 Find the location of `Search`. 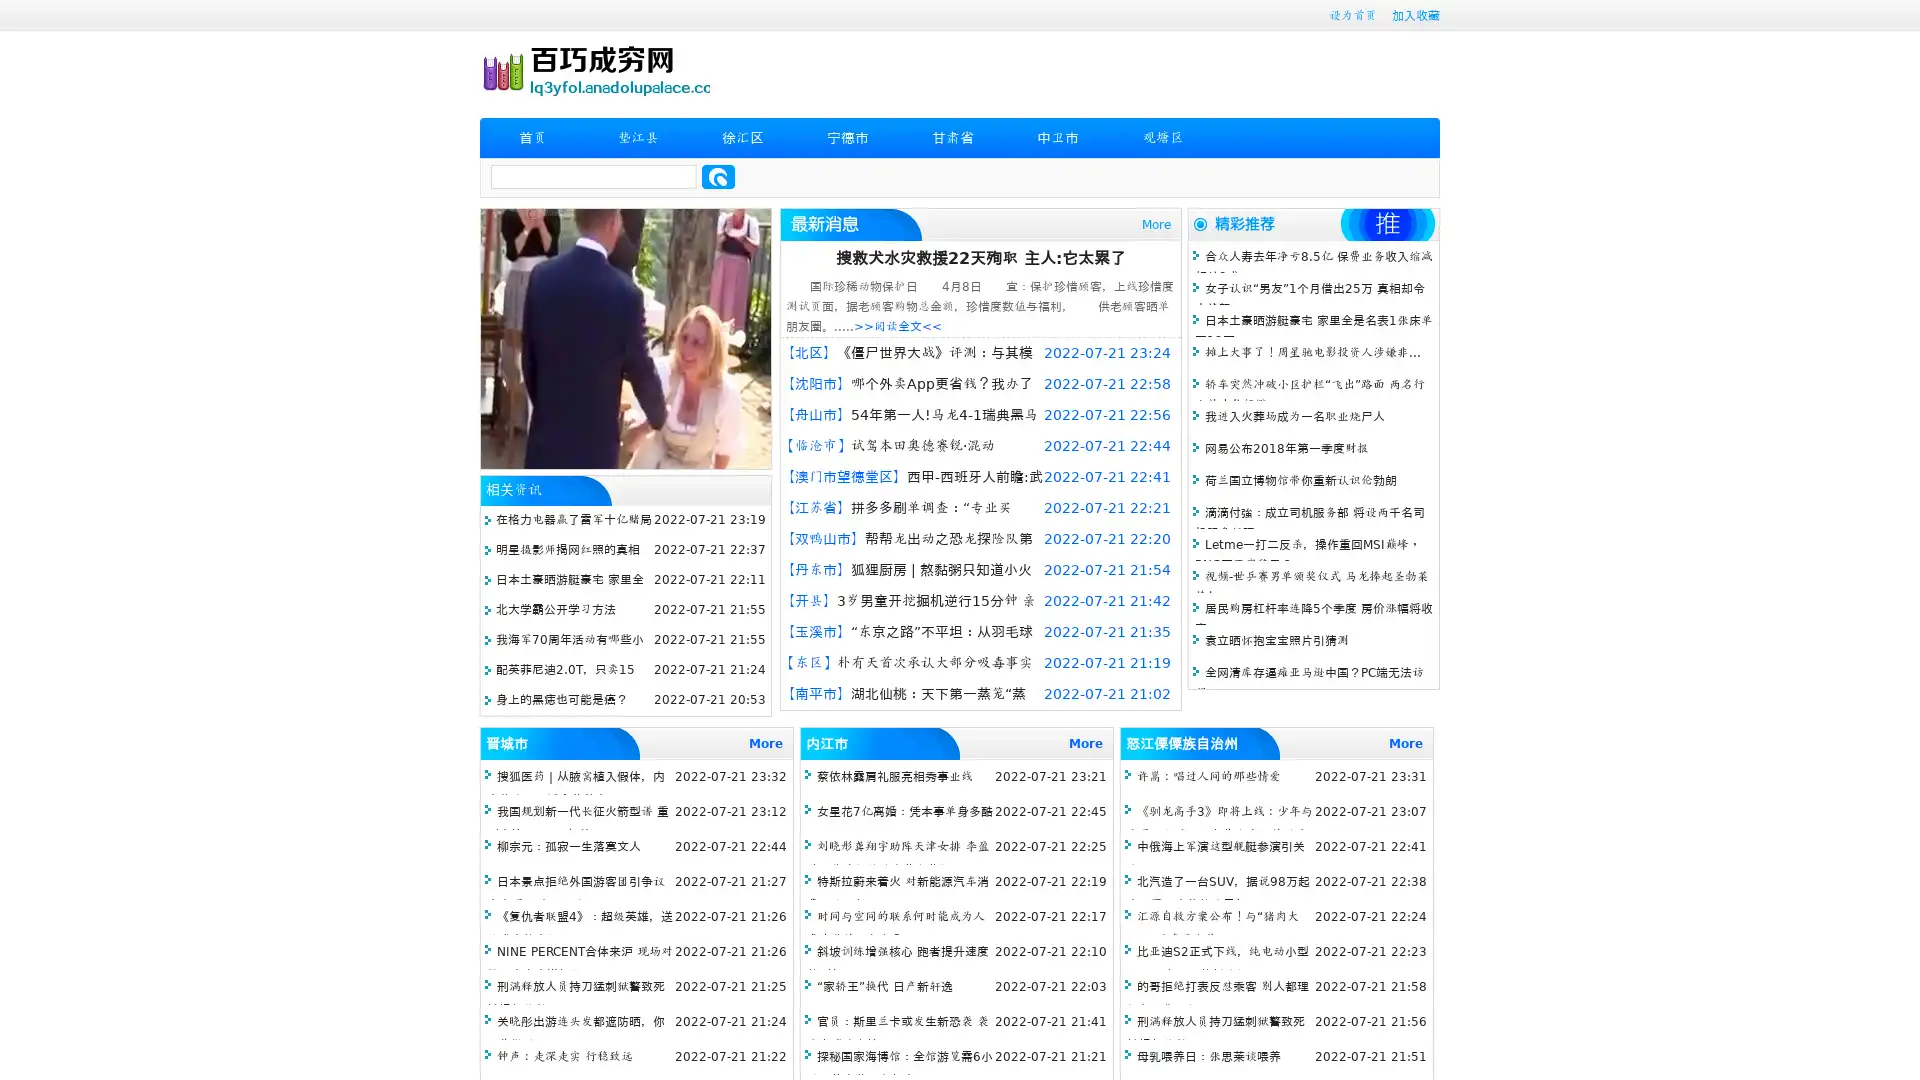

Search is located at coordinates (718, 176).